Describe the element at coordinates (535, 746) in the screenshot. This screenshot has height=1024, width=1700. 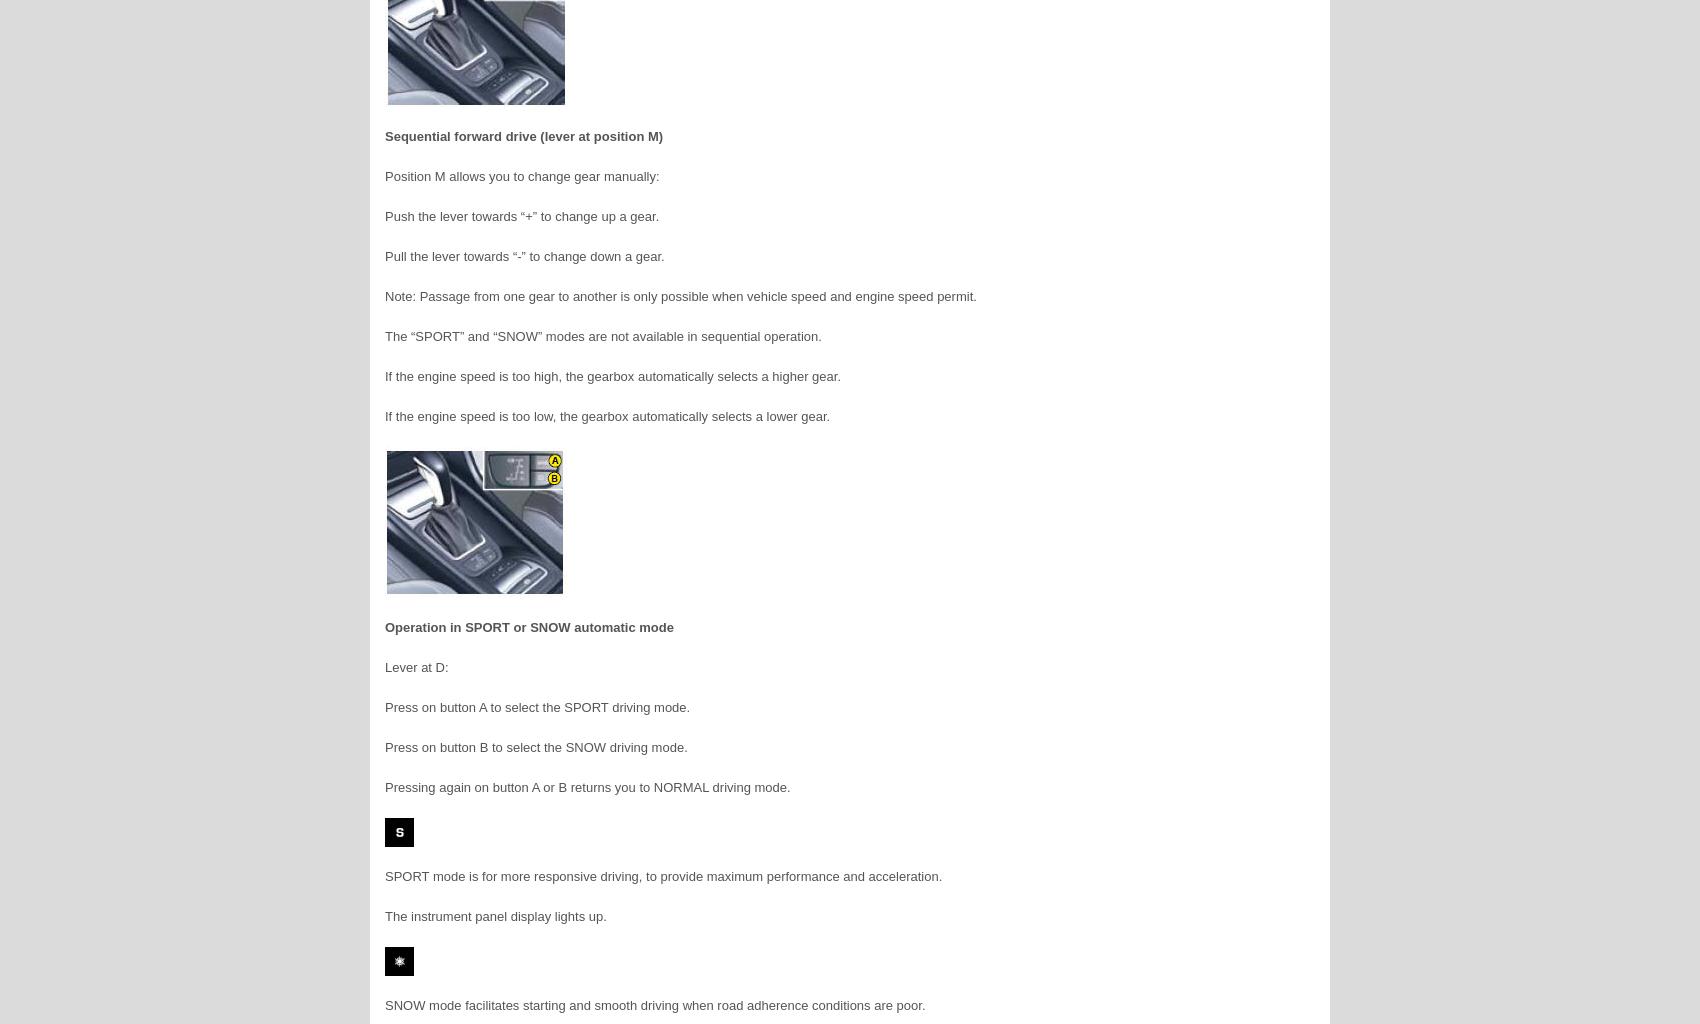
I see `'Press on button B to select the SNOW driving mode.'` at that location.